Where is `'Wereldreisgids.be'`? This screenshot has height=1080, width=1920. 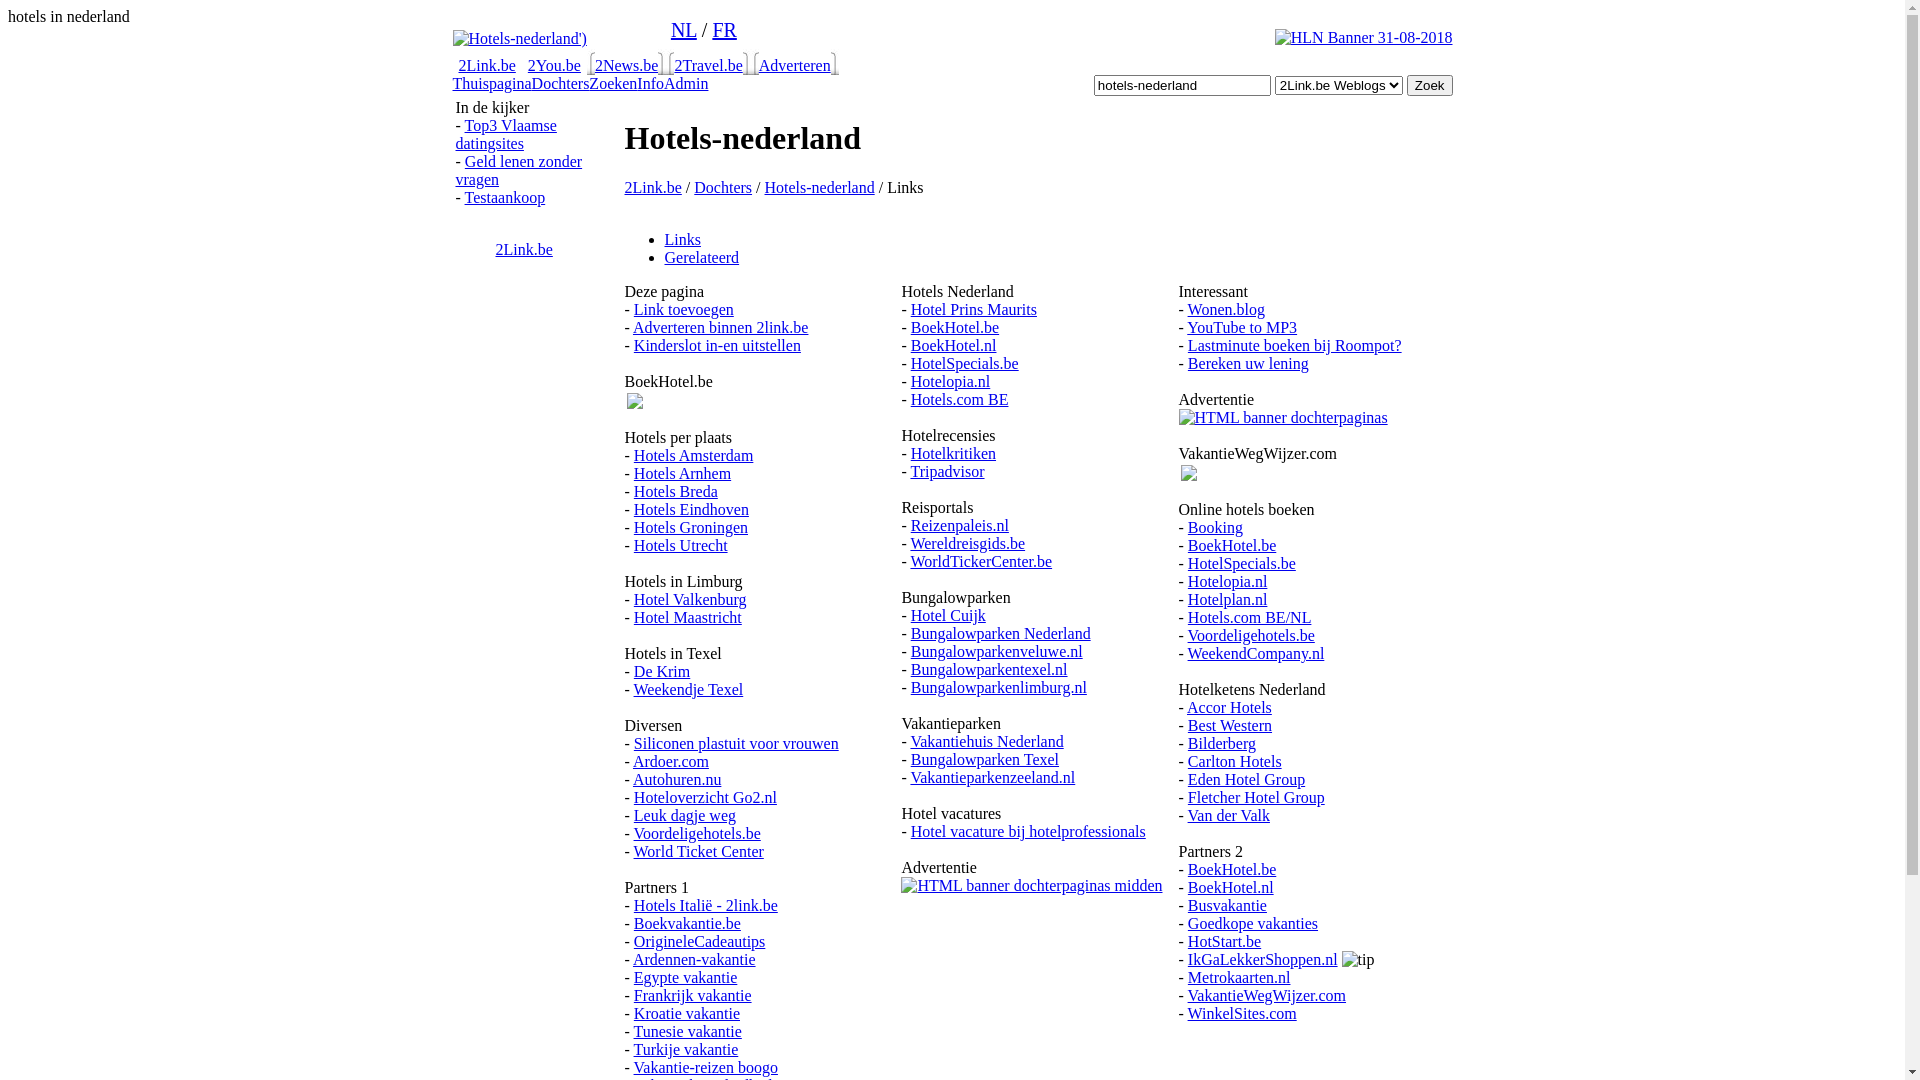
'Wereldreisgids.be' is located at coordinates (967, 543).